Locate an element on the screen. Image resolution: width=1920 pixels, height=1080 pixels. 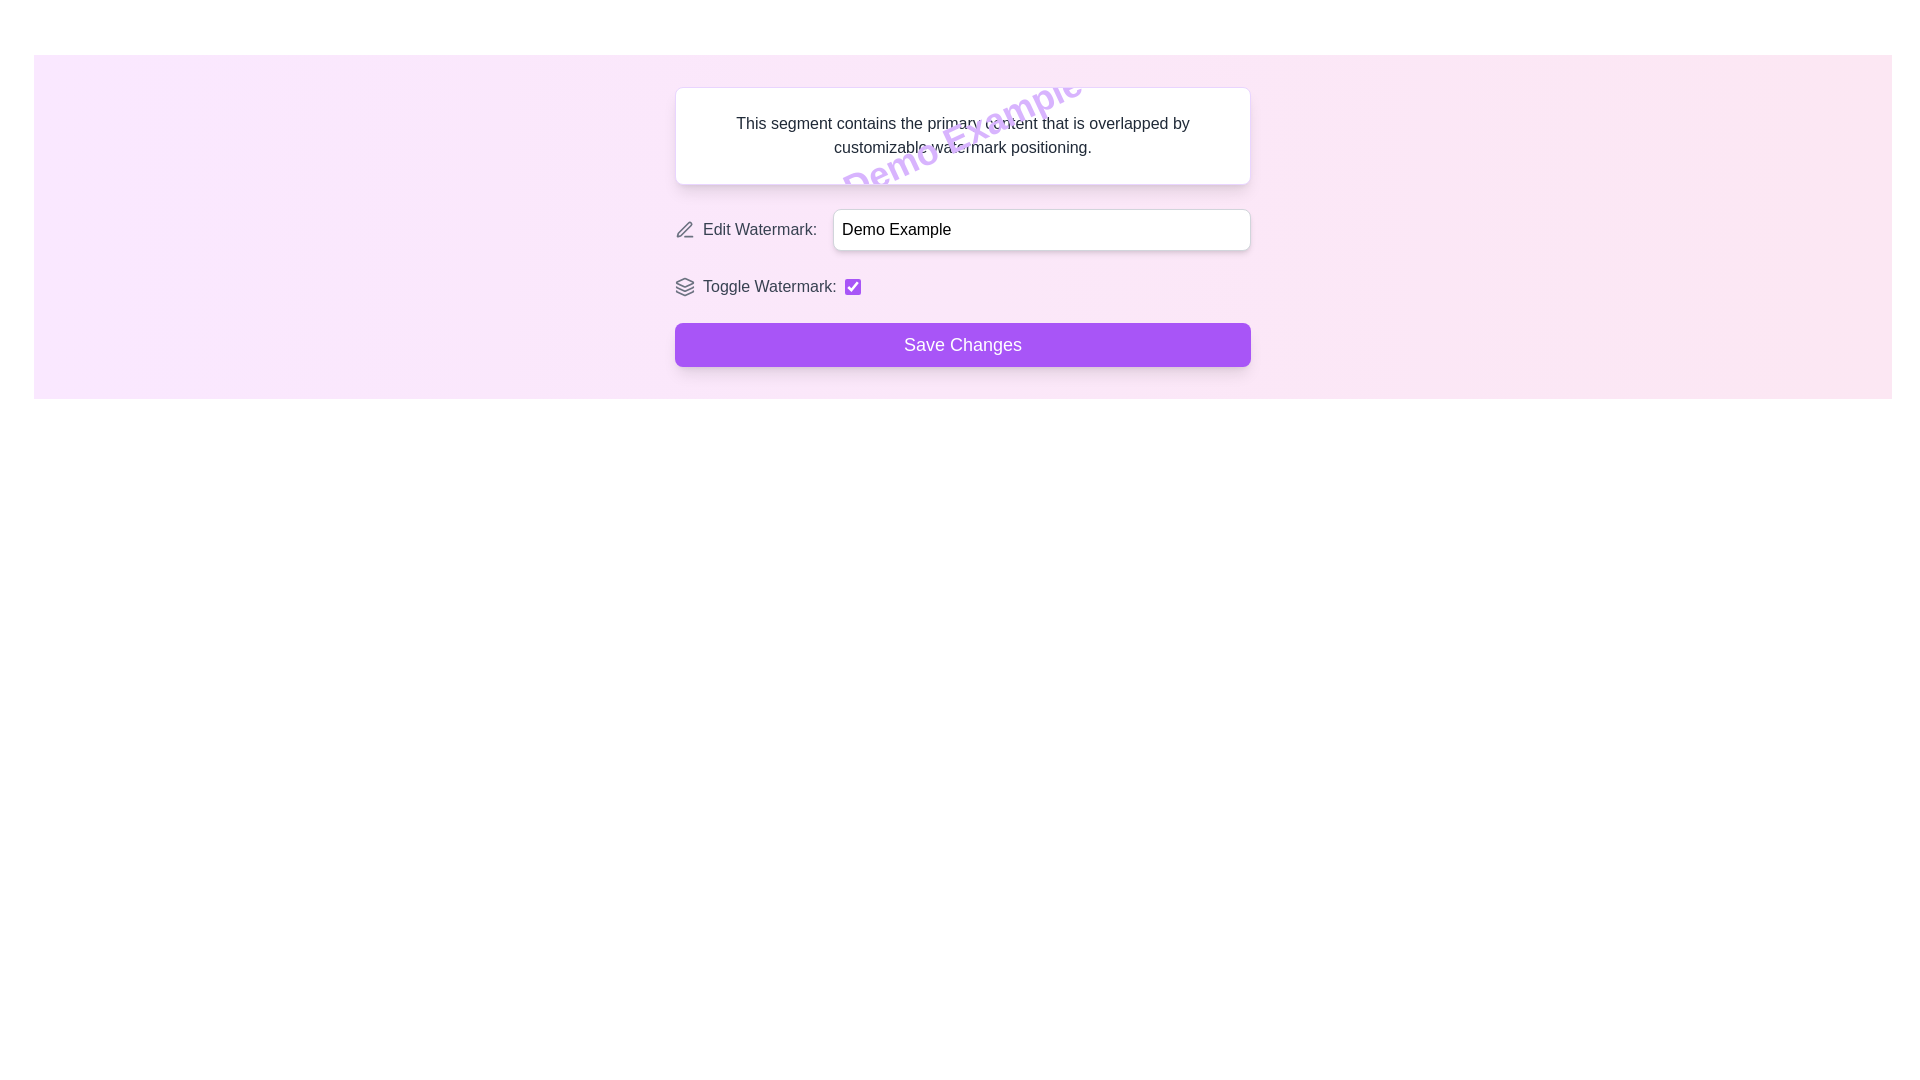
the non-interactive edit icon located under the label 'Edit Watermark:', which visually indicates the edit function associated with the nearby input field is located at coordinates (684, 228).